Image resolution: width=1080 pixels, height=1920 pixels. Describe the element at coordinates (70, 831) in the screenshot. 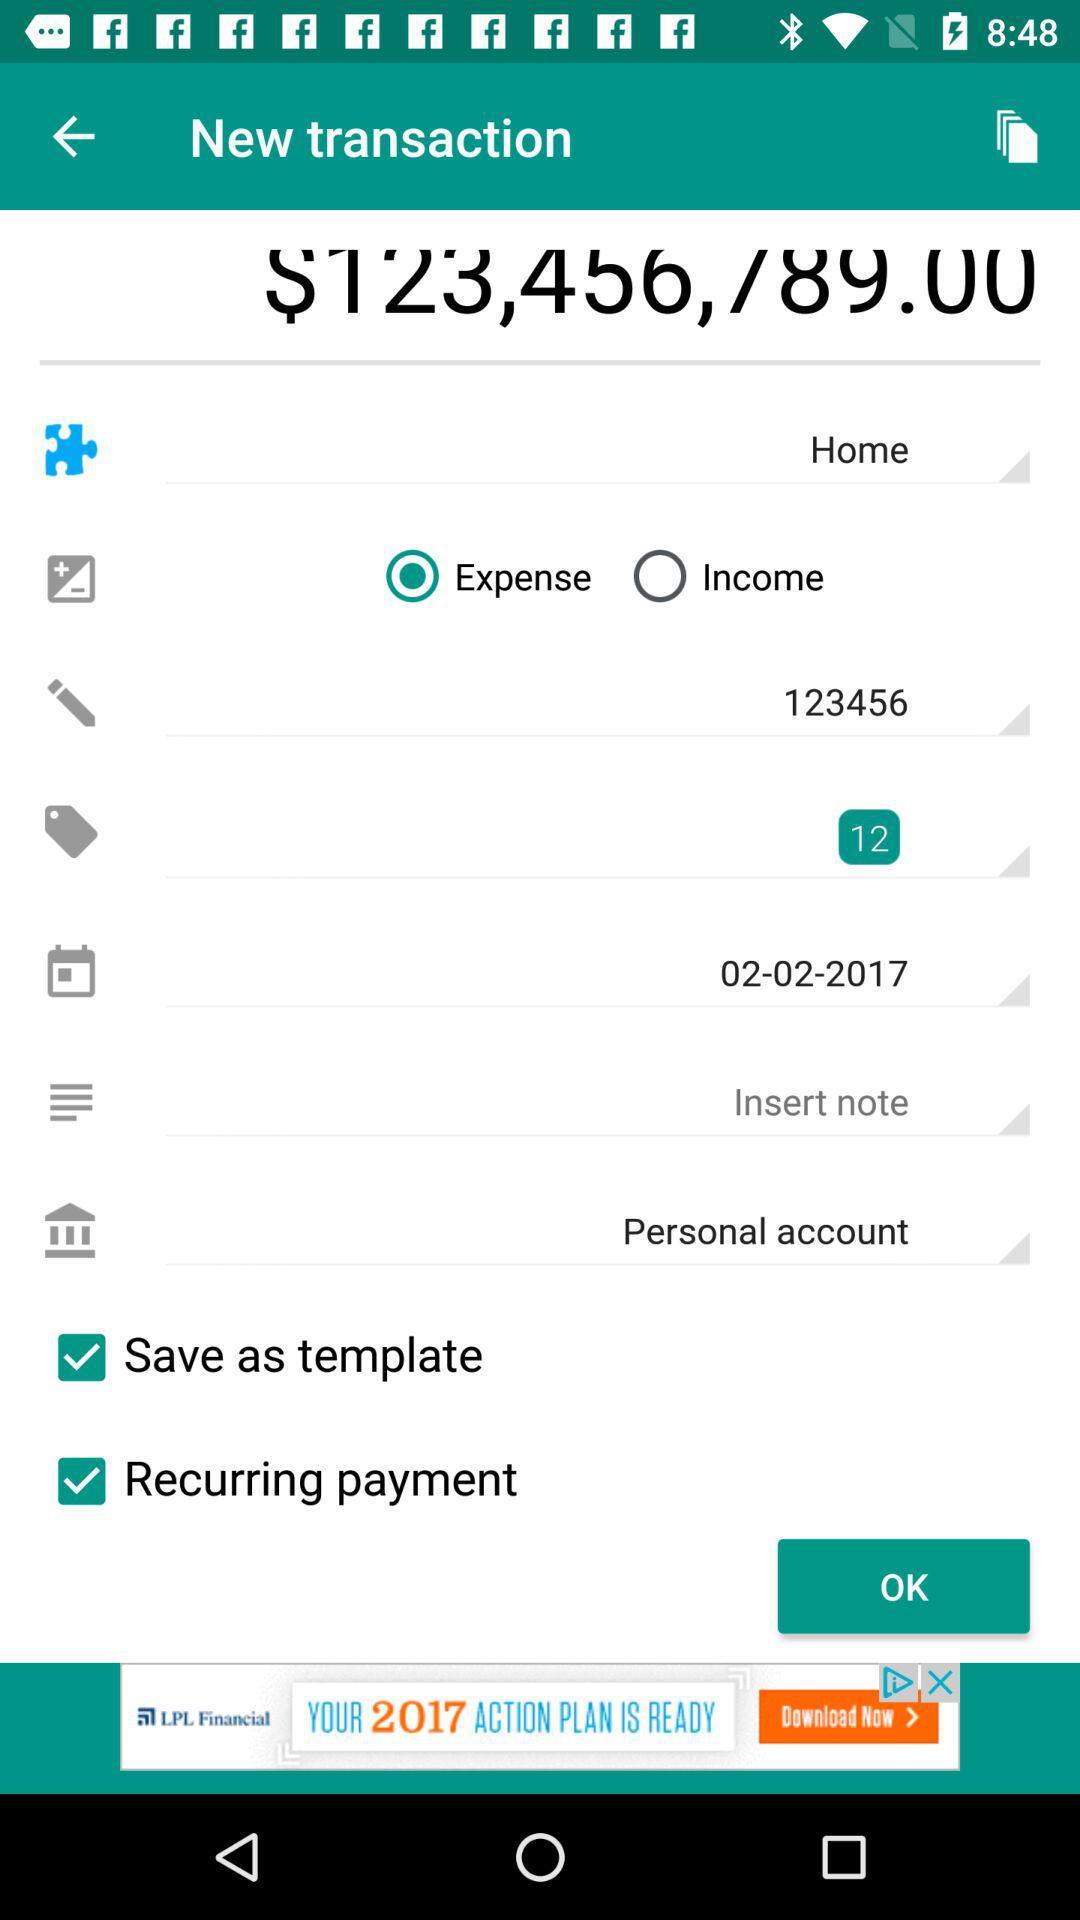

I see `access expenses` at that location.